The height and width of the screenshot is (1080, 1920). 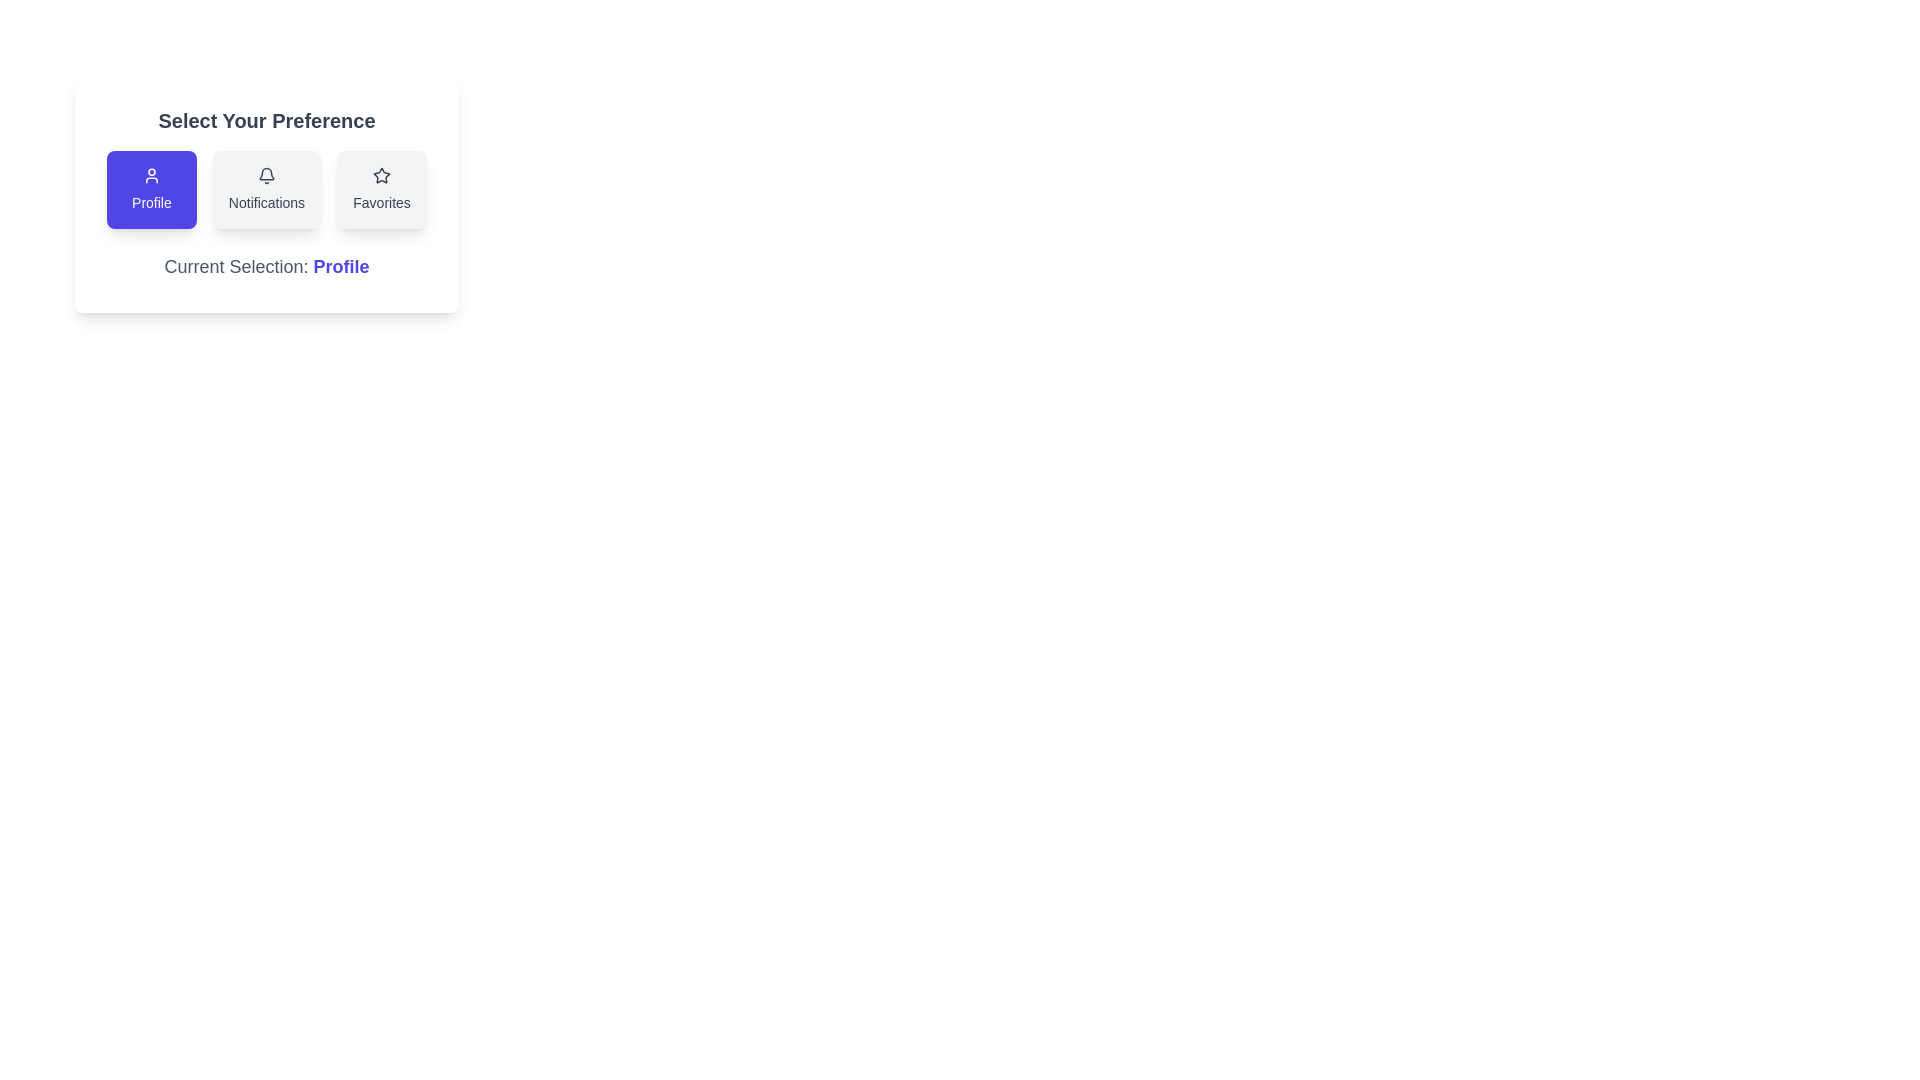 What do you see at coordinates (382, 174) in the screenshot?
I see `the star-shaped outline icon in the 'Favorites' selection bar` at bounding box center [382, 174].